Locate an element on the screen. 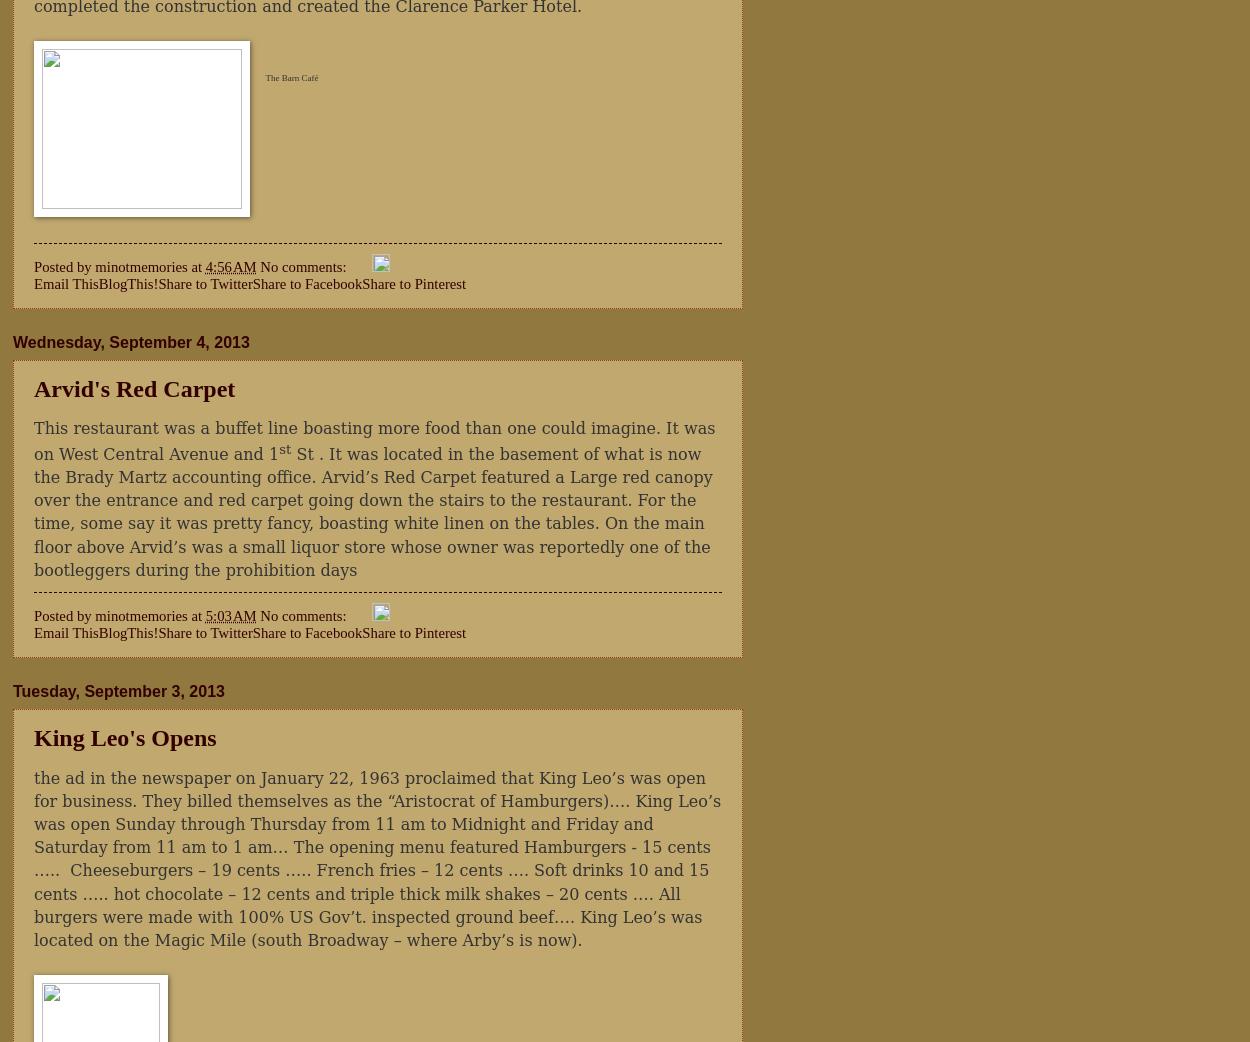 This screenshot has width=1250, height=1042. 'Cheeseburgers – 19 cents ….. French fries – 12 cents …. Soft drinks 10
and 15 cents ….. hot chocolate – 12 cents and triple thick milk shakes – 20
cents …. All burgers were made with 100% US Gov’t. inspected ground beef…. King
Leo’s was located on the Magic Mile (south Broadway – where Arby’s is now).' is located at coordinates (370, 903).